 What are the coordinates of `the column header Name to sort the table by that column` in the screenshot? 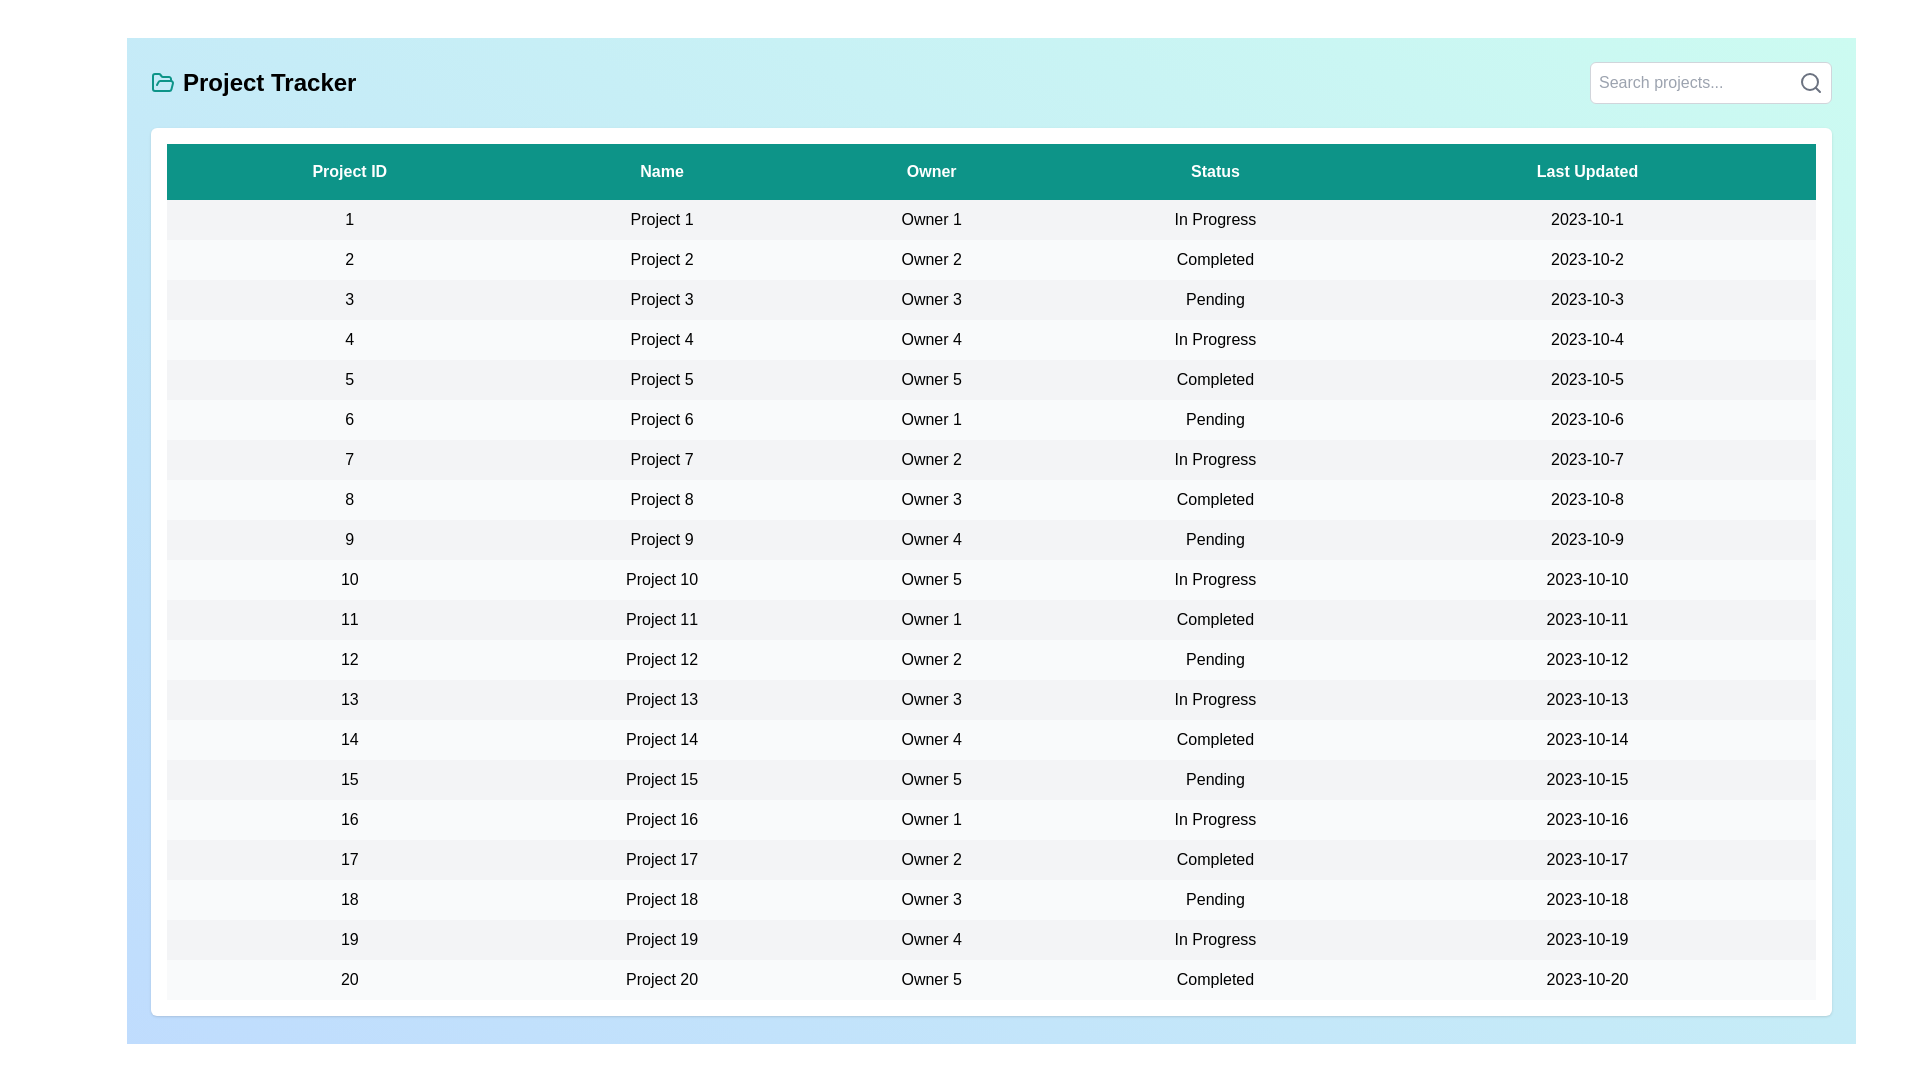 It's located at (662, 171).